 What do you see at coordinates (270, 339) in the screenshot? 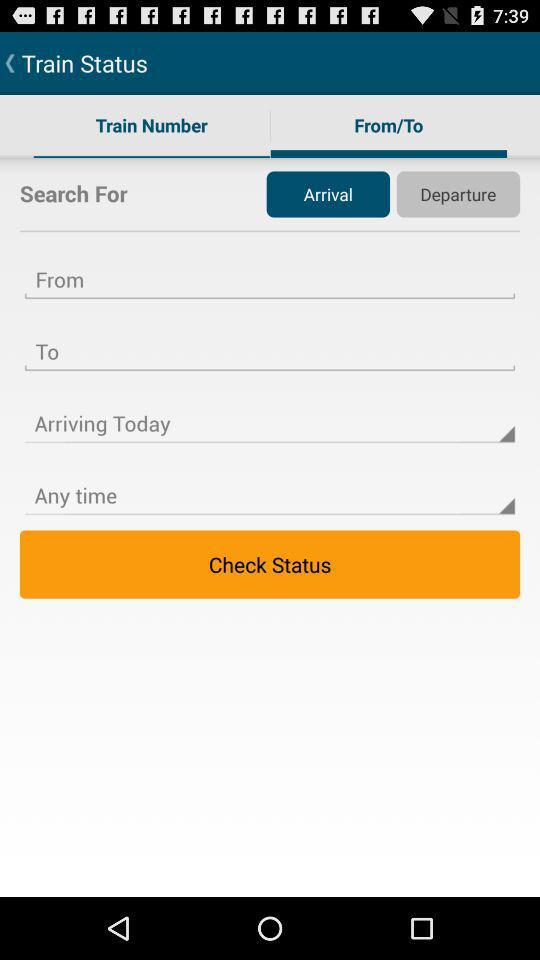
I see `arrival textbox` at bounding box center [270, 339].